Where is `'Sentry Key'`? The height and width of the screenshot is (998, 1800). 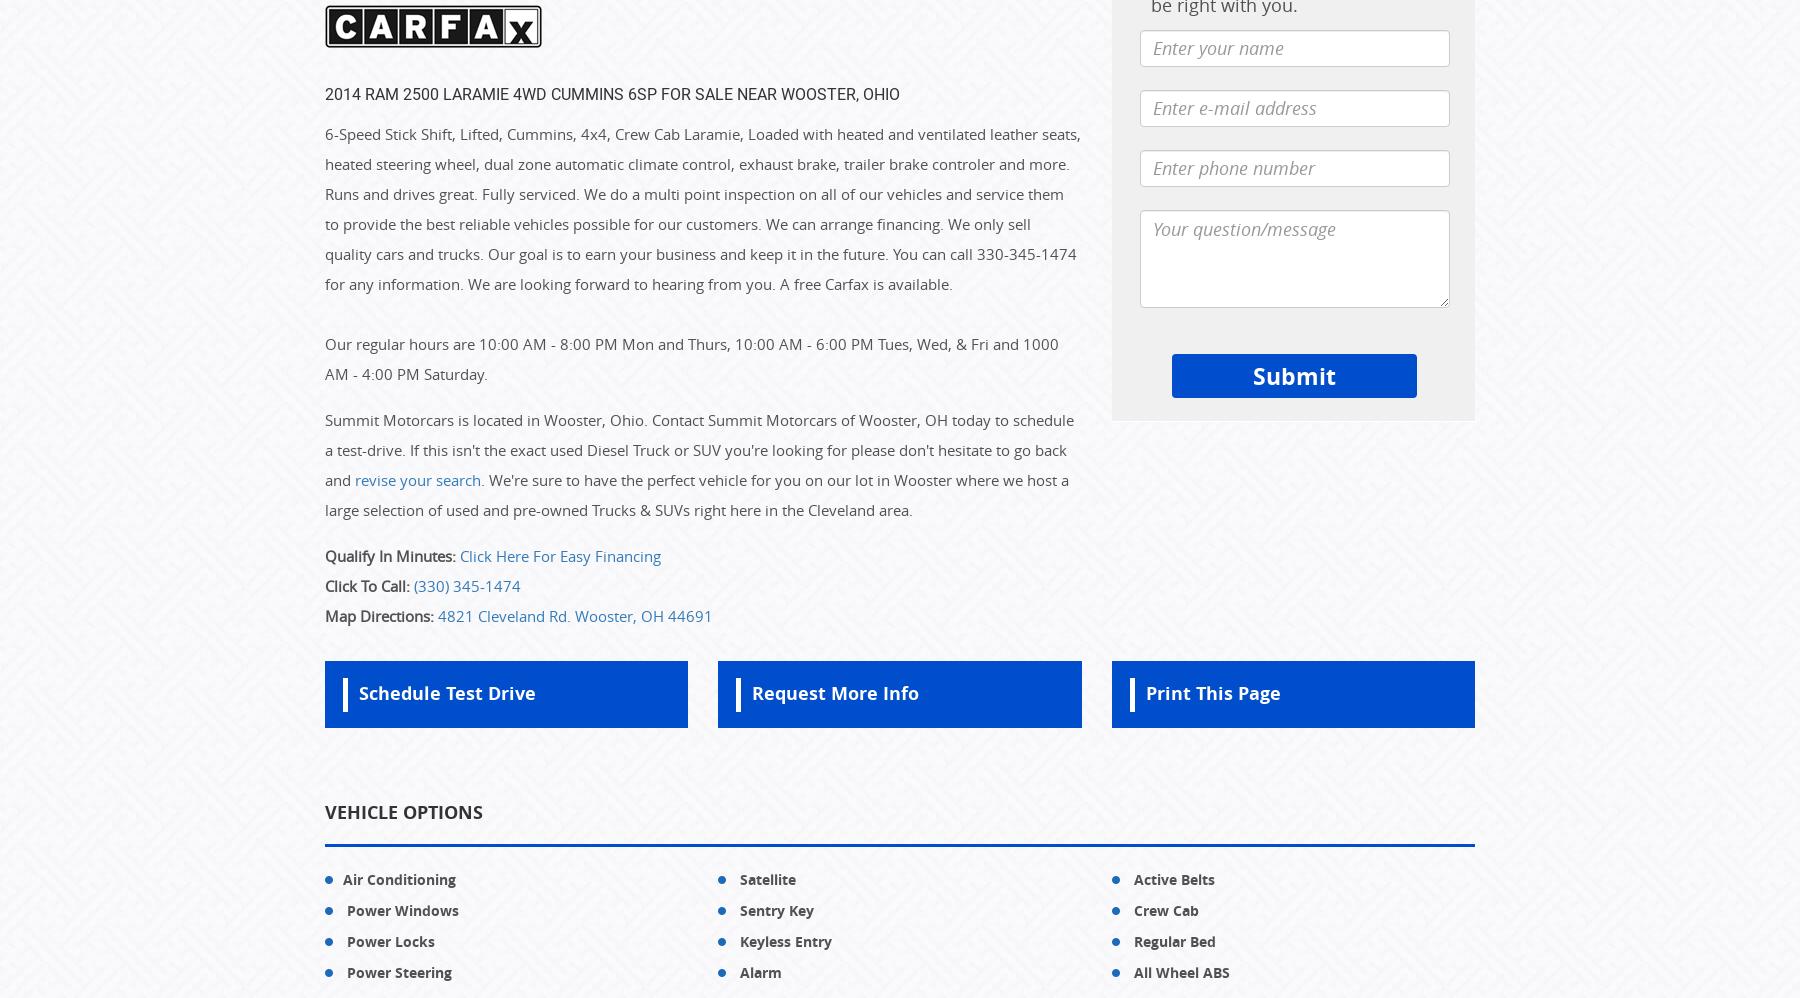 'Sentry Key' is located at coordinates (774, 909).